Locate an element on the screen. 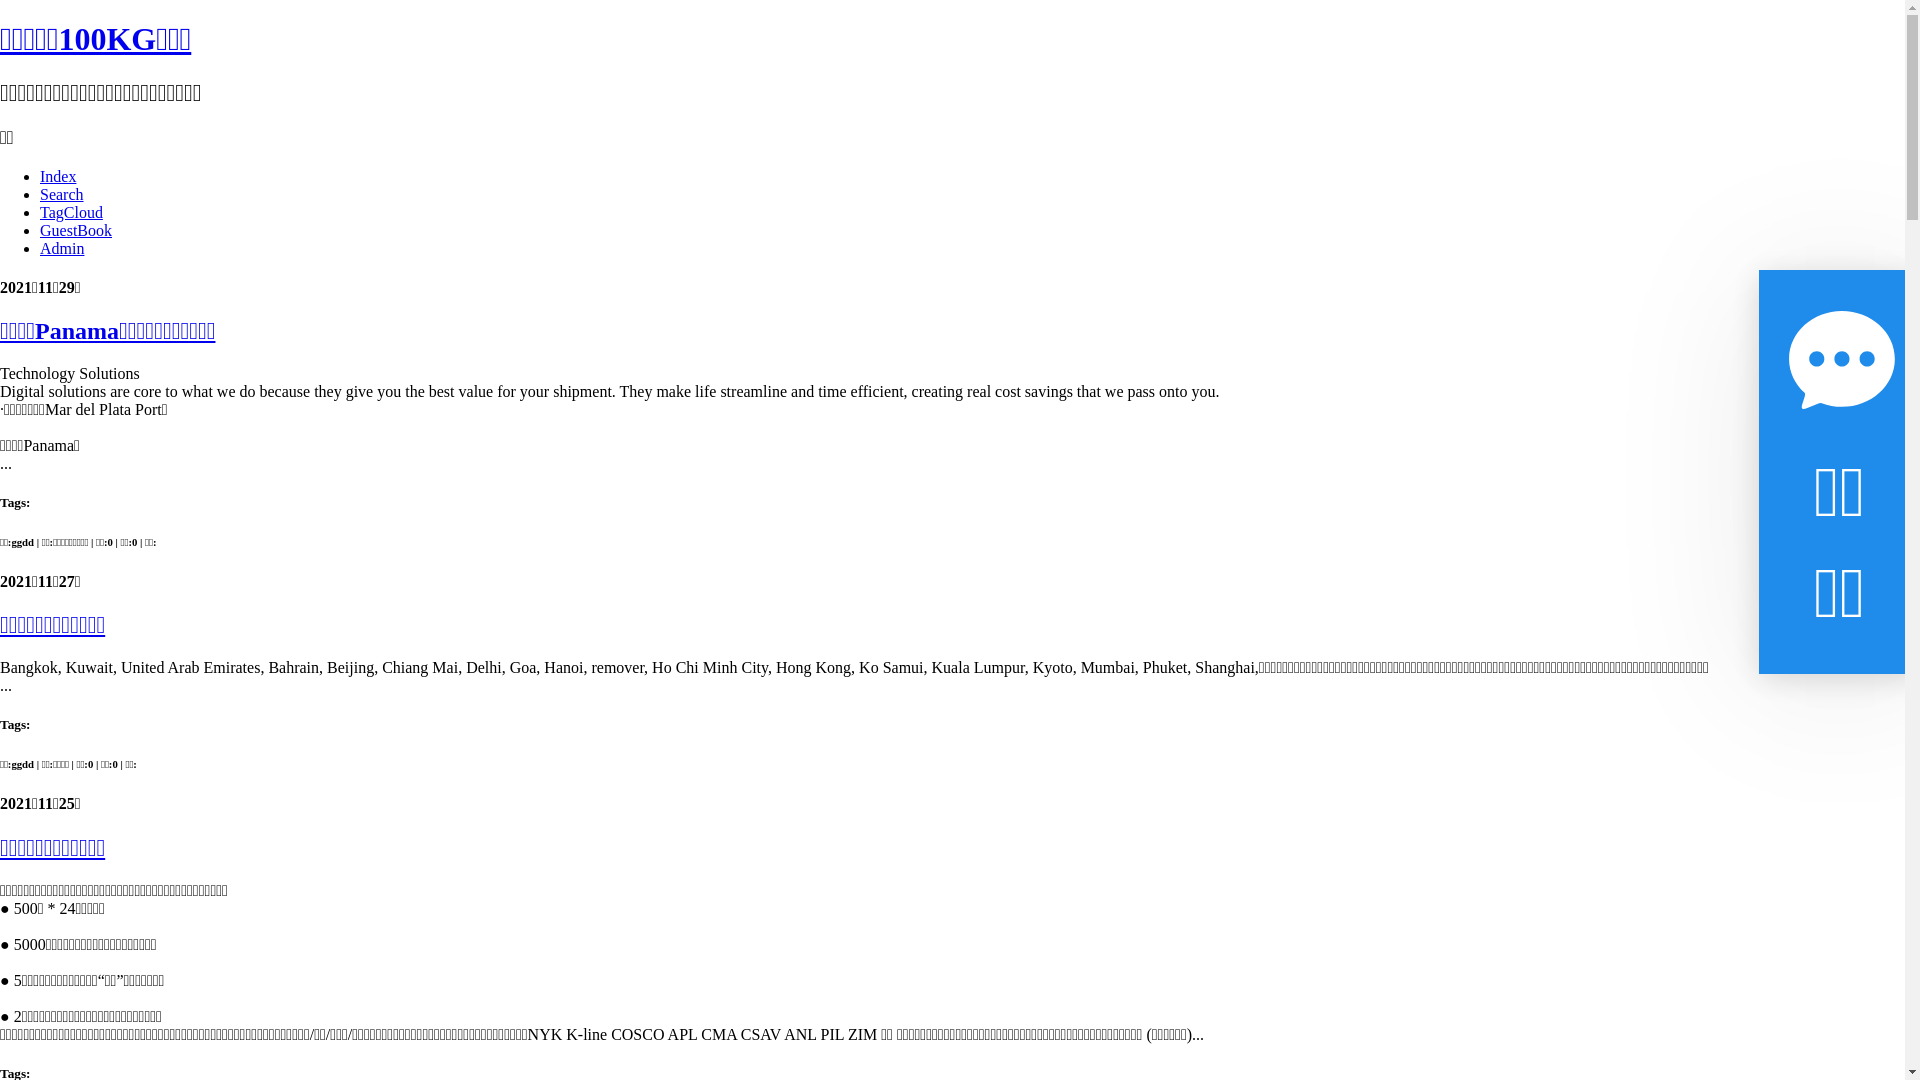  'TagCloud' is located at coordinates (71, 212).